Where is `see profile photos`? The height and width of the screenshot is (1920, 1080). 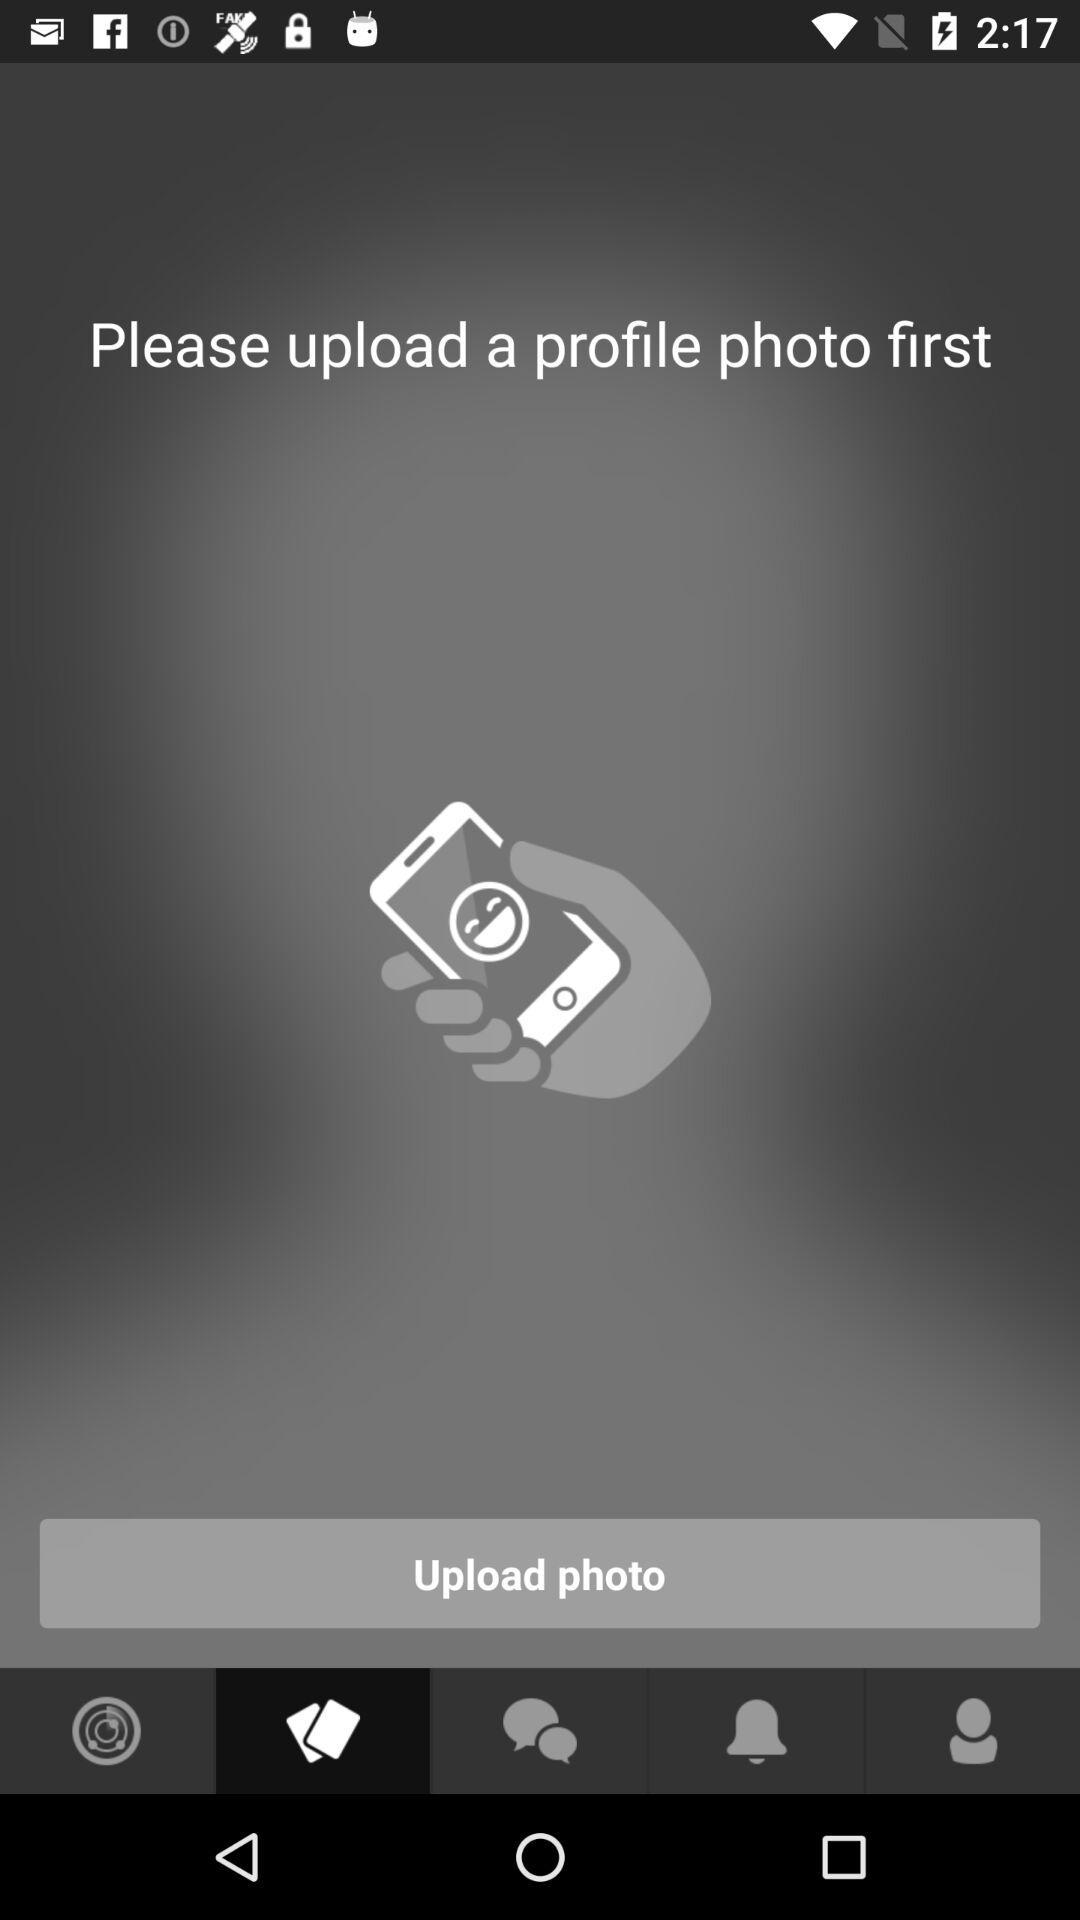
see profile photos is located at coordinates (321, 1730).